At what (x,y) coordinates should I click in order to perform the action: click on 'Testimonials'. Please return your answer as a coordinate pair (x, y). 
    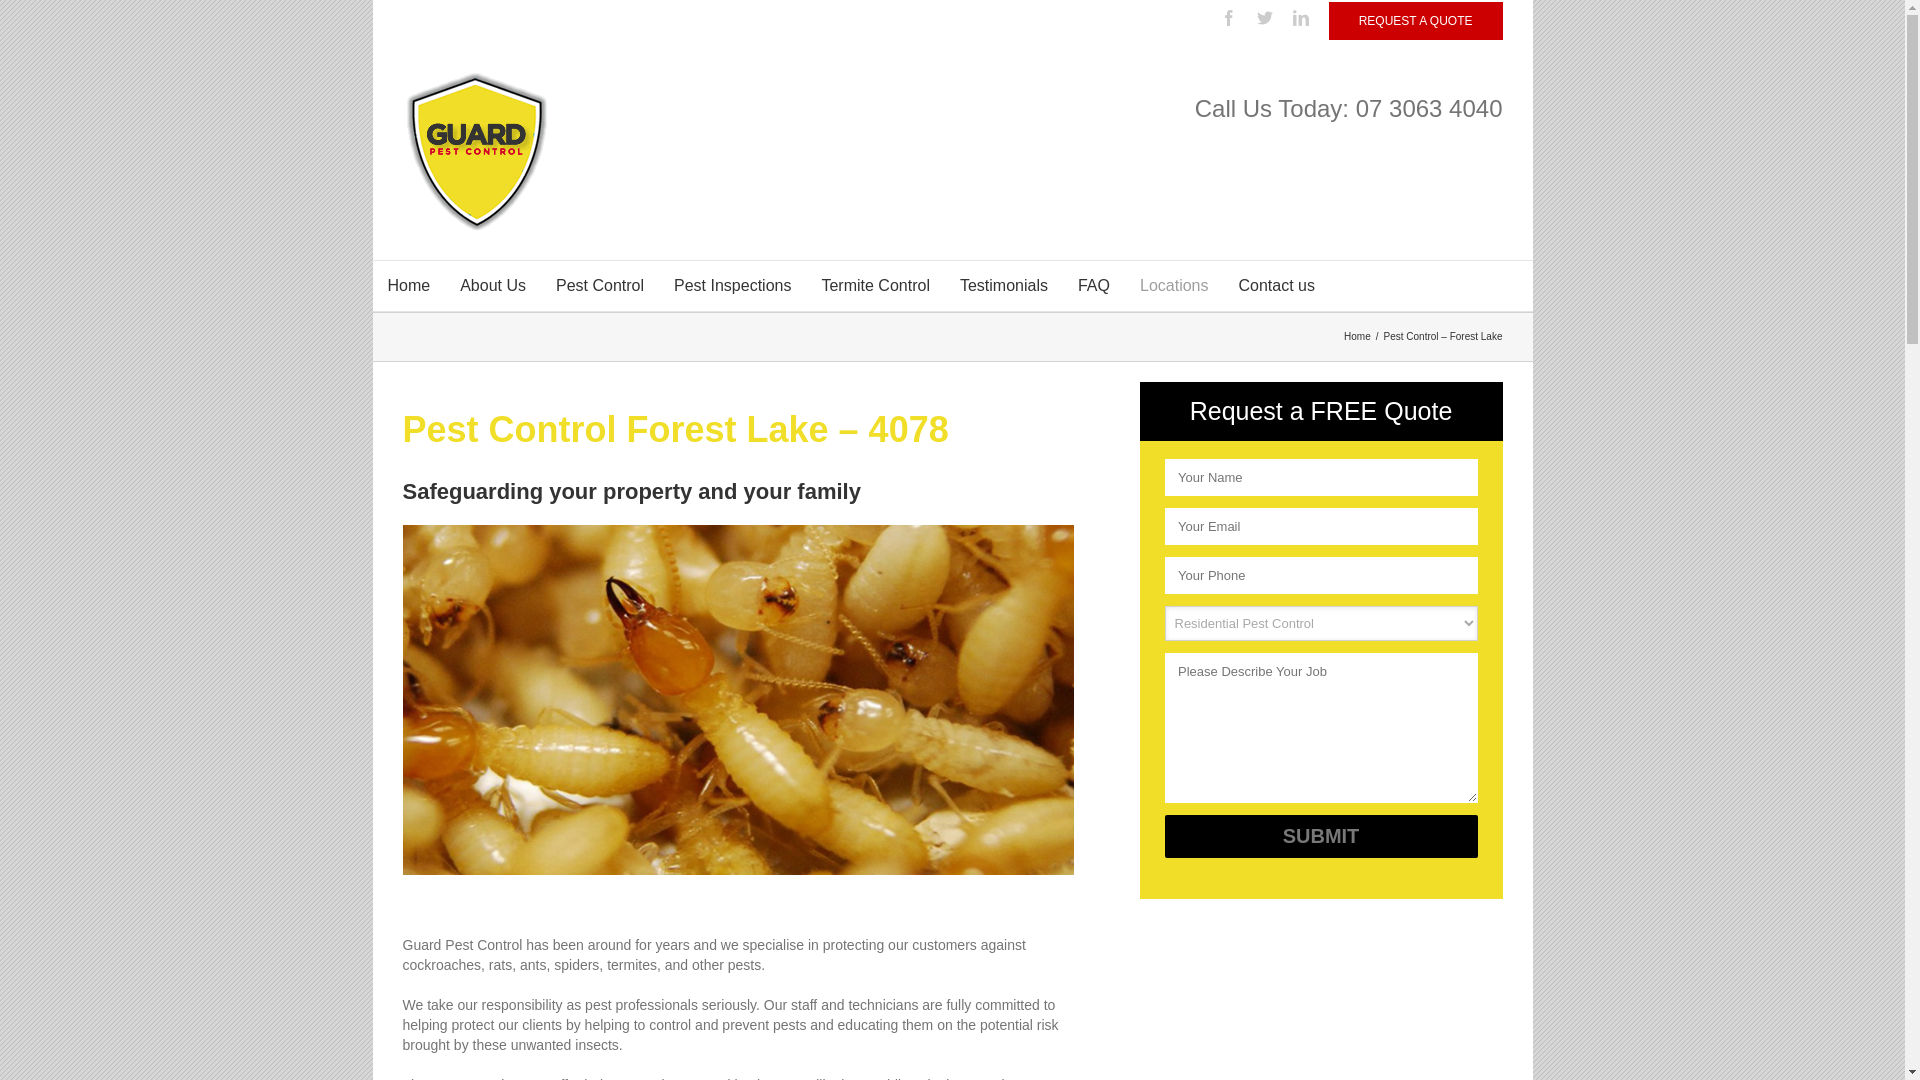
    Looking at the image, I should click on (944, 285).